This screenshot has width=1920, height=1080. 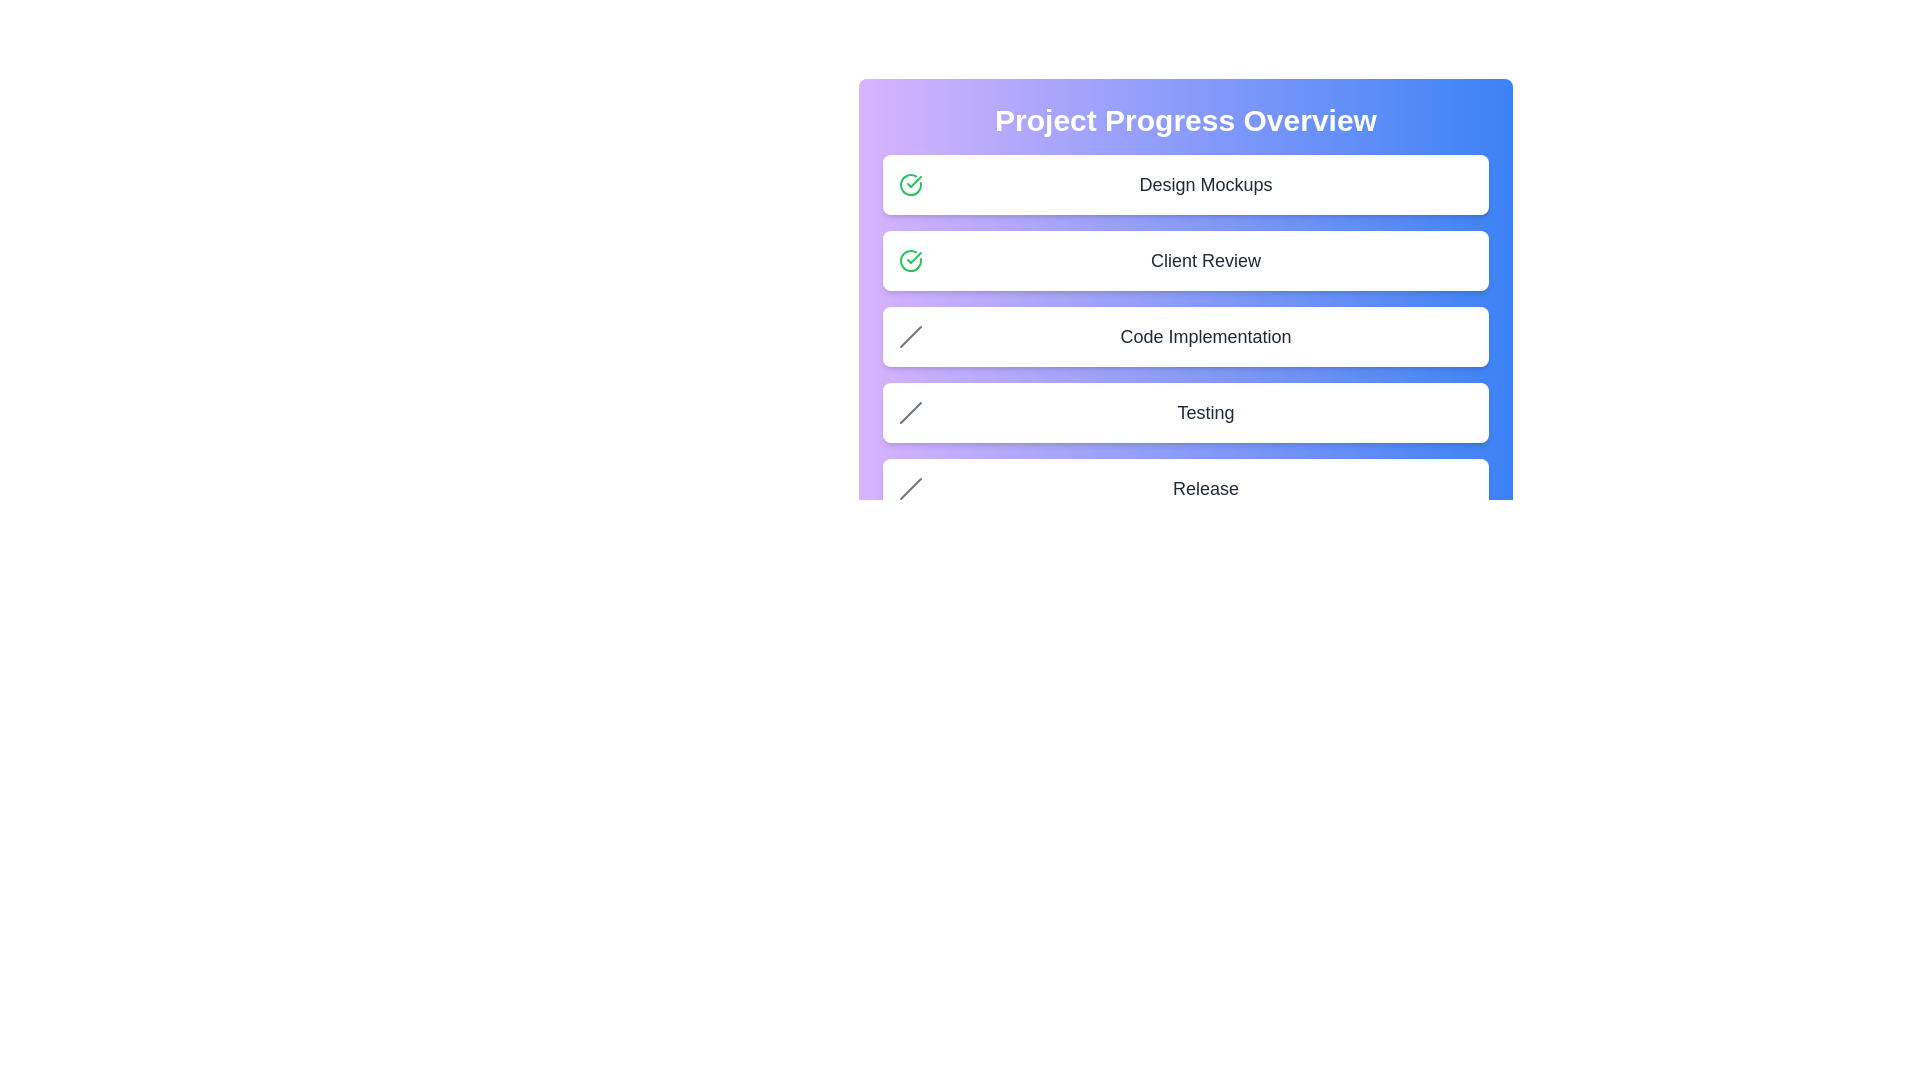 What do you see at coordinates (1204, 260) in the screenshot?
I see `the 'Client Review' text label located to the right of the green checkmark icon in the second row of the project progress interface` at bounding box center [1204, 260].